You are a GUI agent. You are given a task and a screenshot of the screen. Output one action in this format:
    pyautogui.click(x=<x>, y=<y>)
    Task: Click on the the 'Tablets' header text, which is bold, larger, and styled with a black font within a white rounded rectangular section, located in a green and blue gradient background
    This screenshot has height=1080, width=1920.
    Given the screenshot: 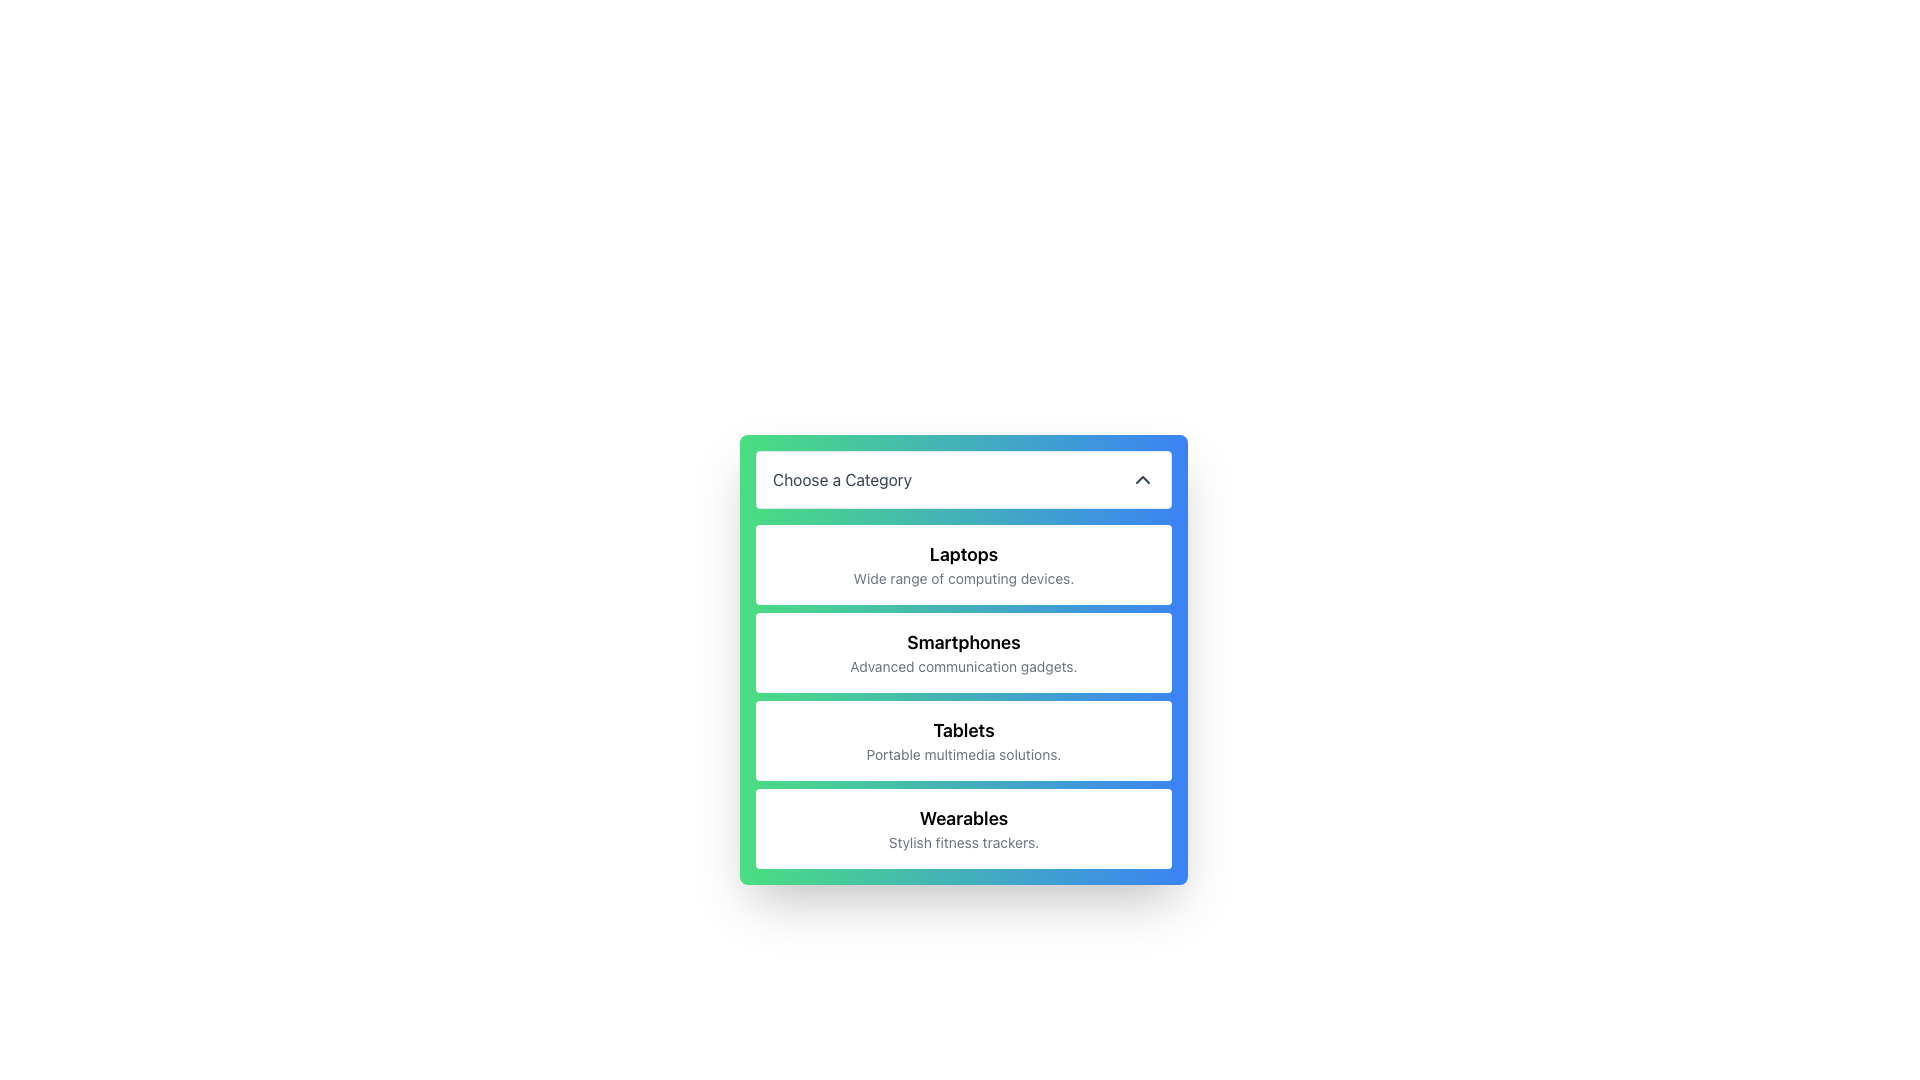 What is the action you would take?
    pyautogui.click(x=964, y=731)
    